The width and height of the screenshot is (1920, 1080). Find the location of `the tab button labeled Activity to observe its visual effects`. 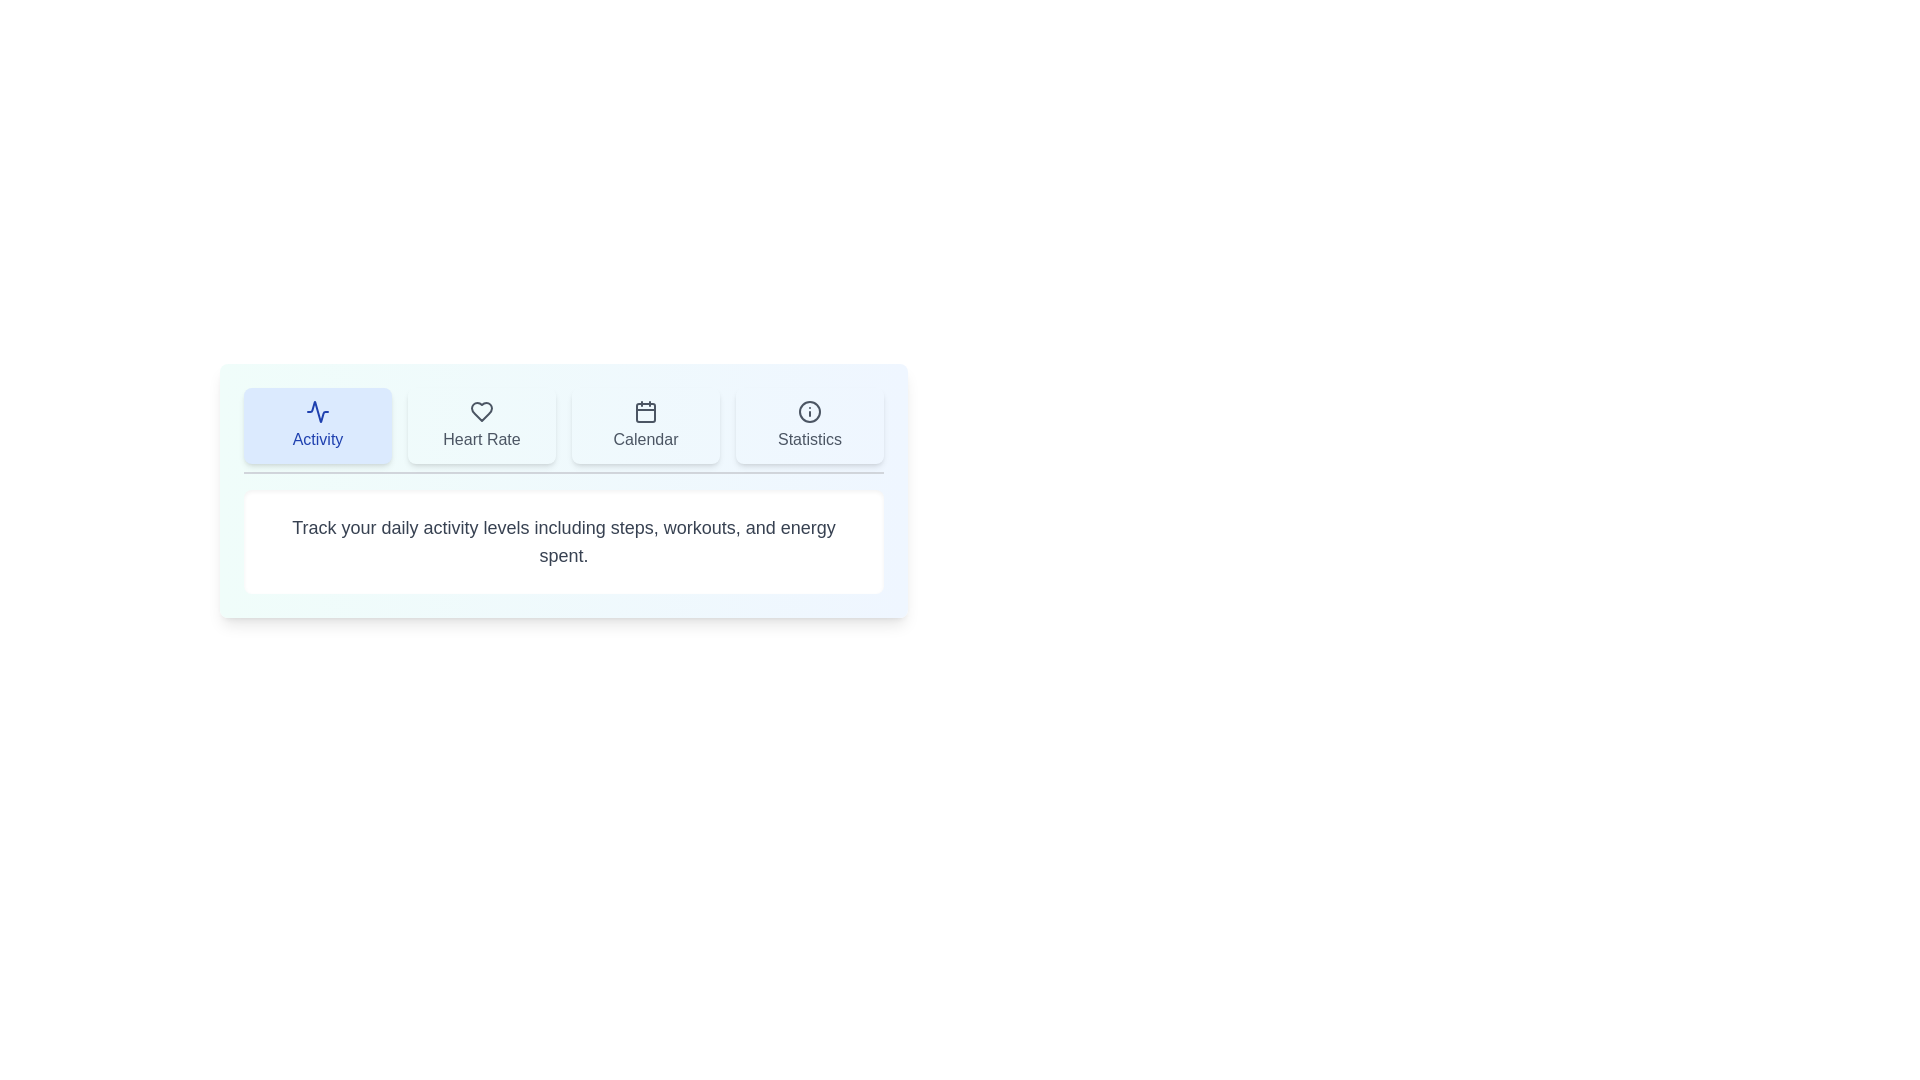

the tab button labeled Activity to observe its visual effects is located at coordinates (316, 424).